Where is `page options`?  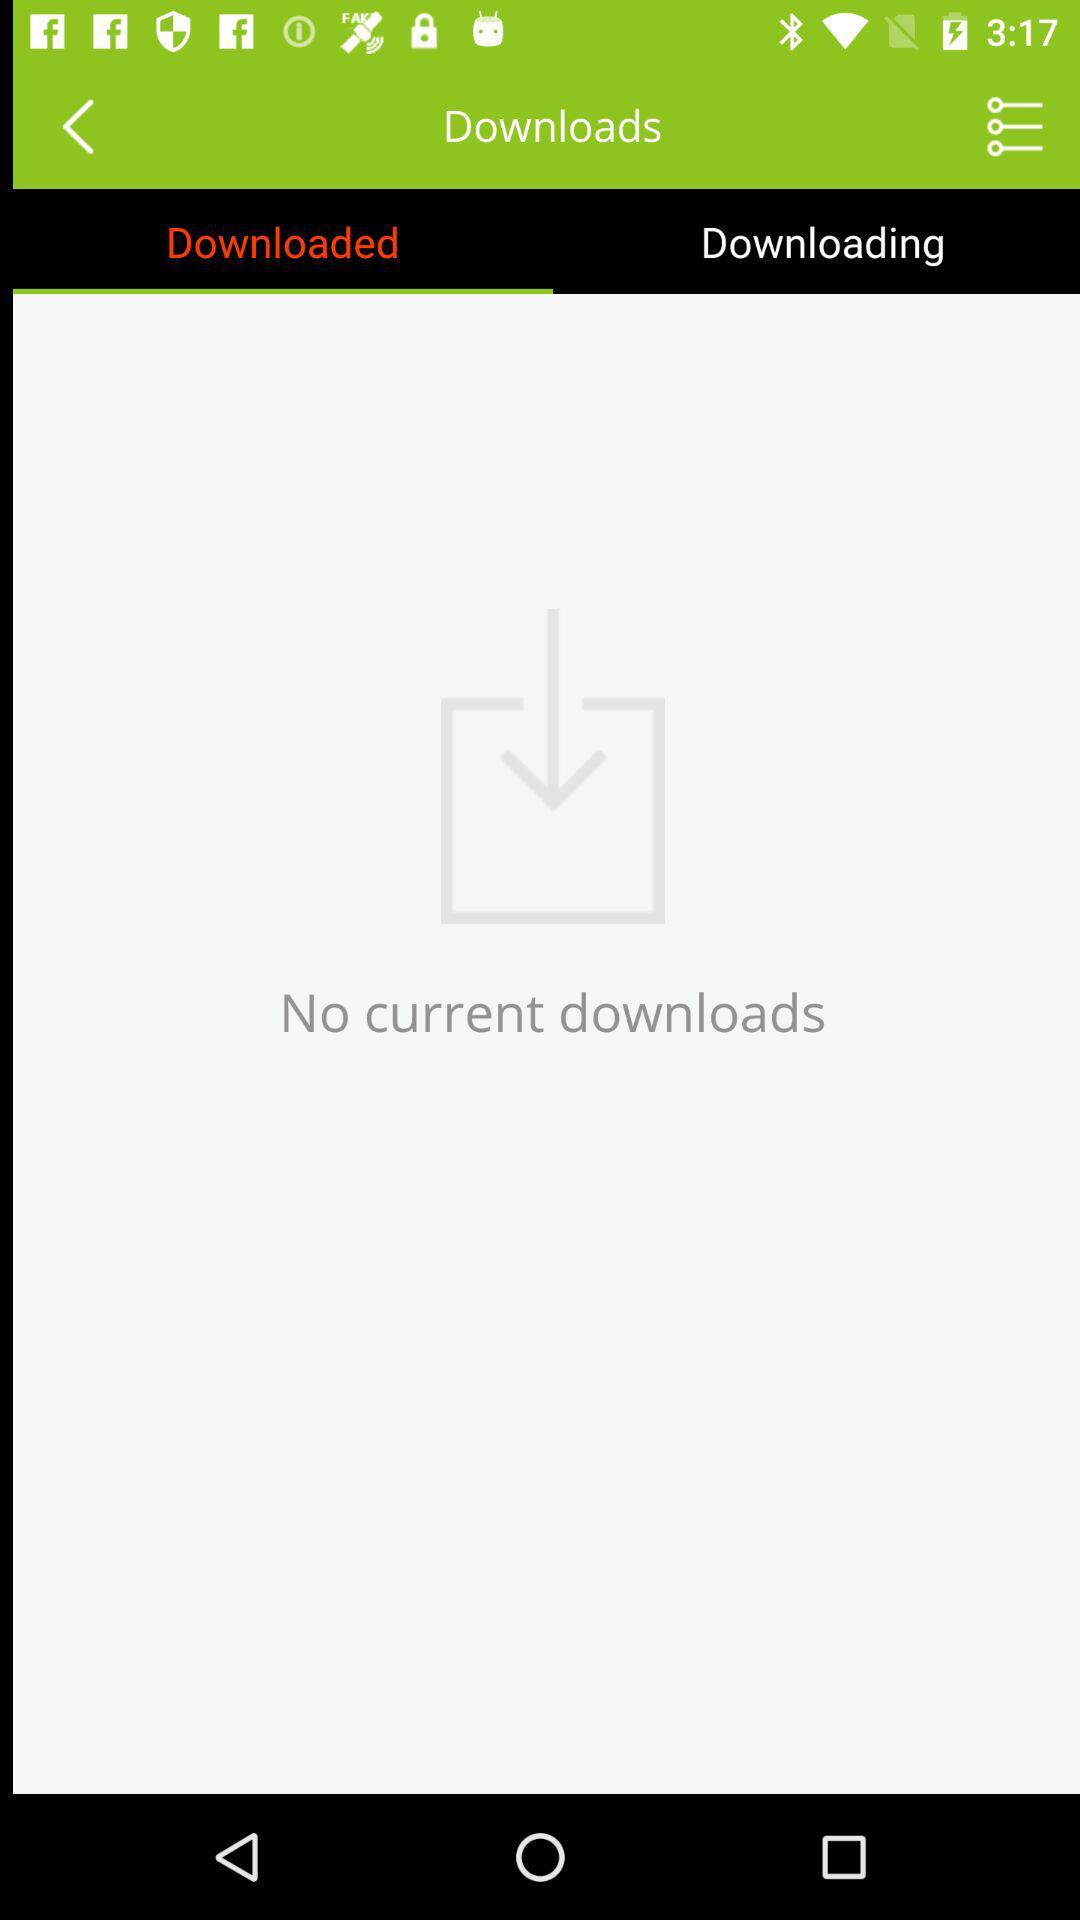
page options is located at coordinates (1002, 124).